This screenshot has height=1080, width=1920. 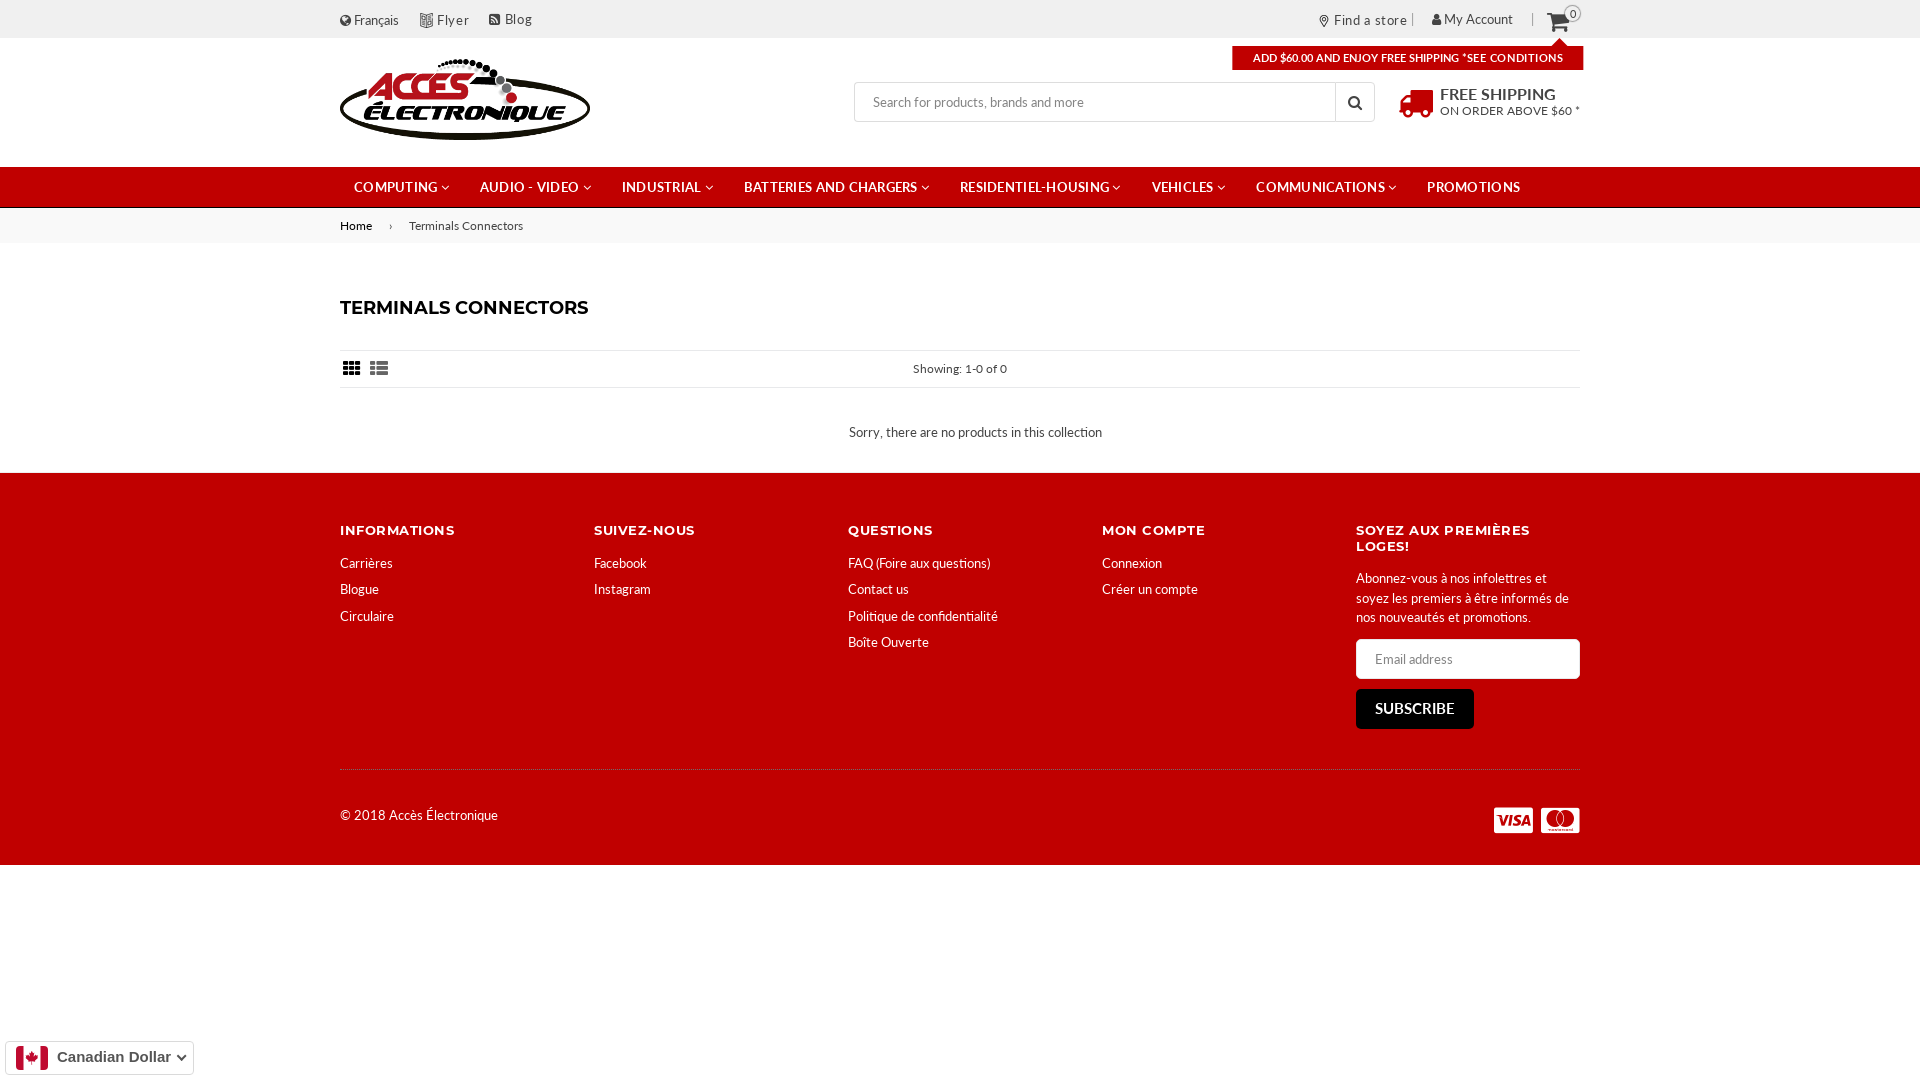 I want to click on 'Blog', so click(x=510, y=19).